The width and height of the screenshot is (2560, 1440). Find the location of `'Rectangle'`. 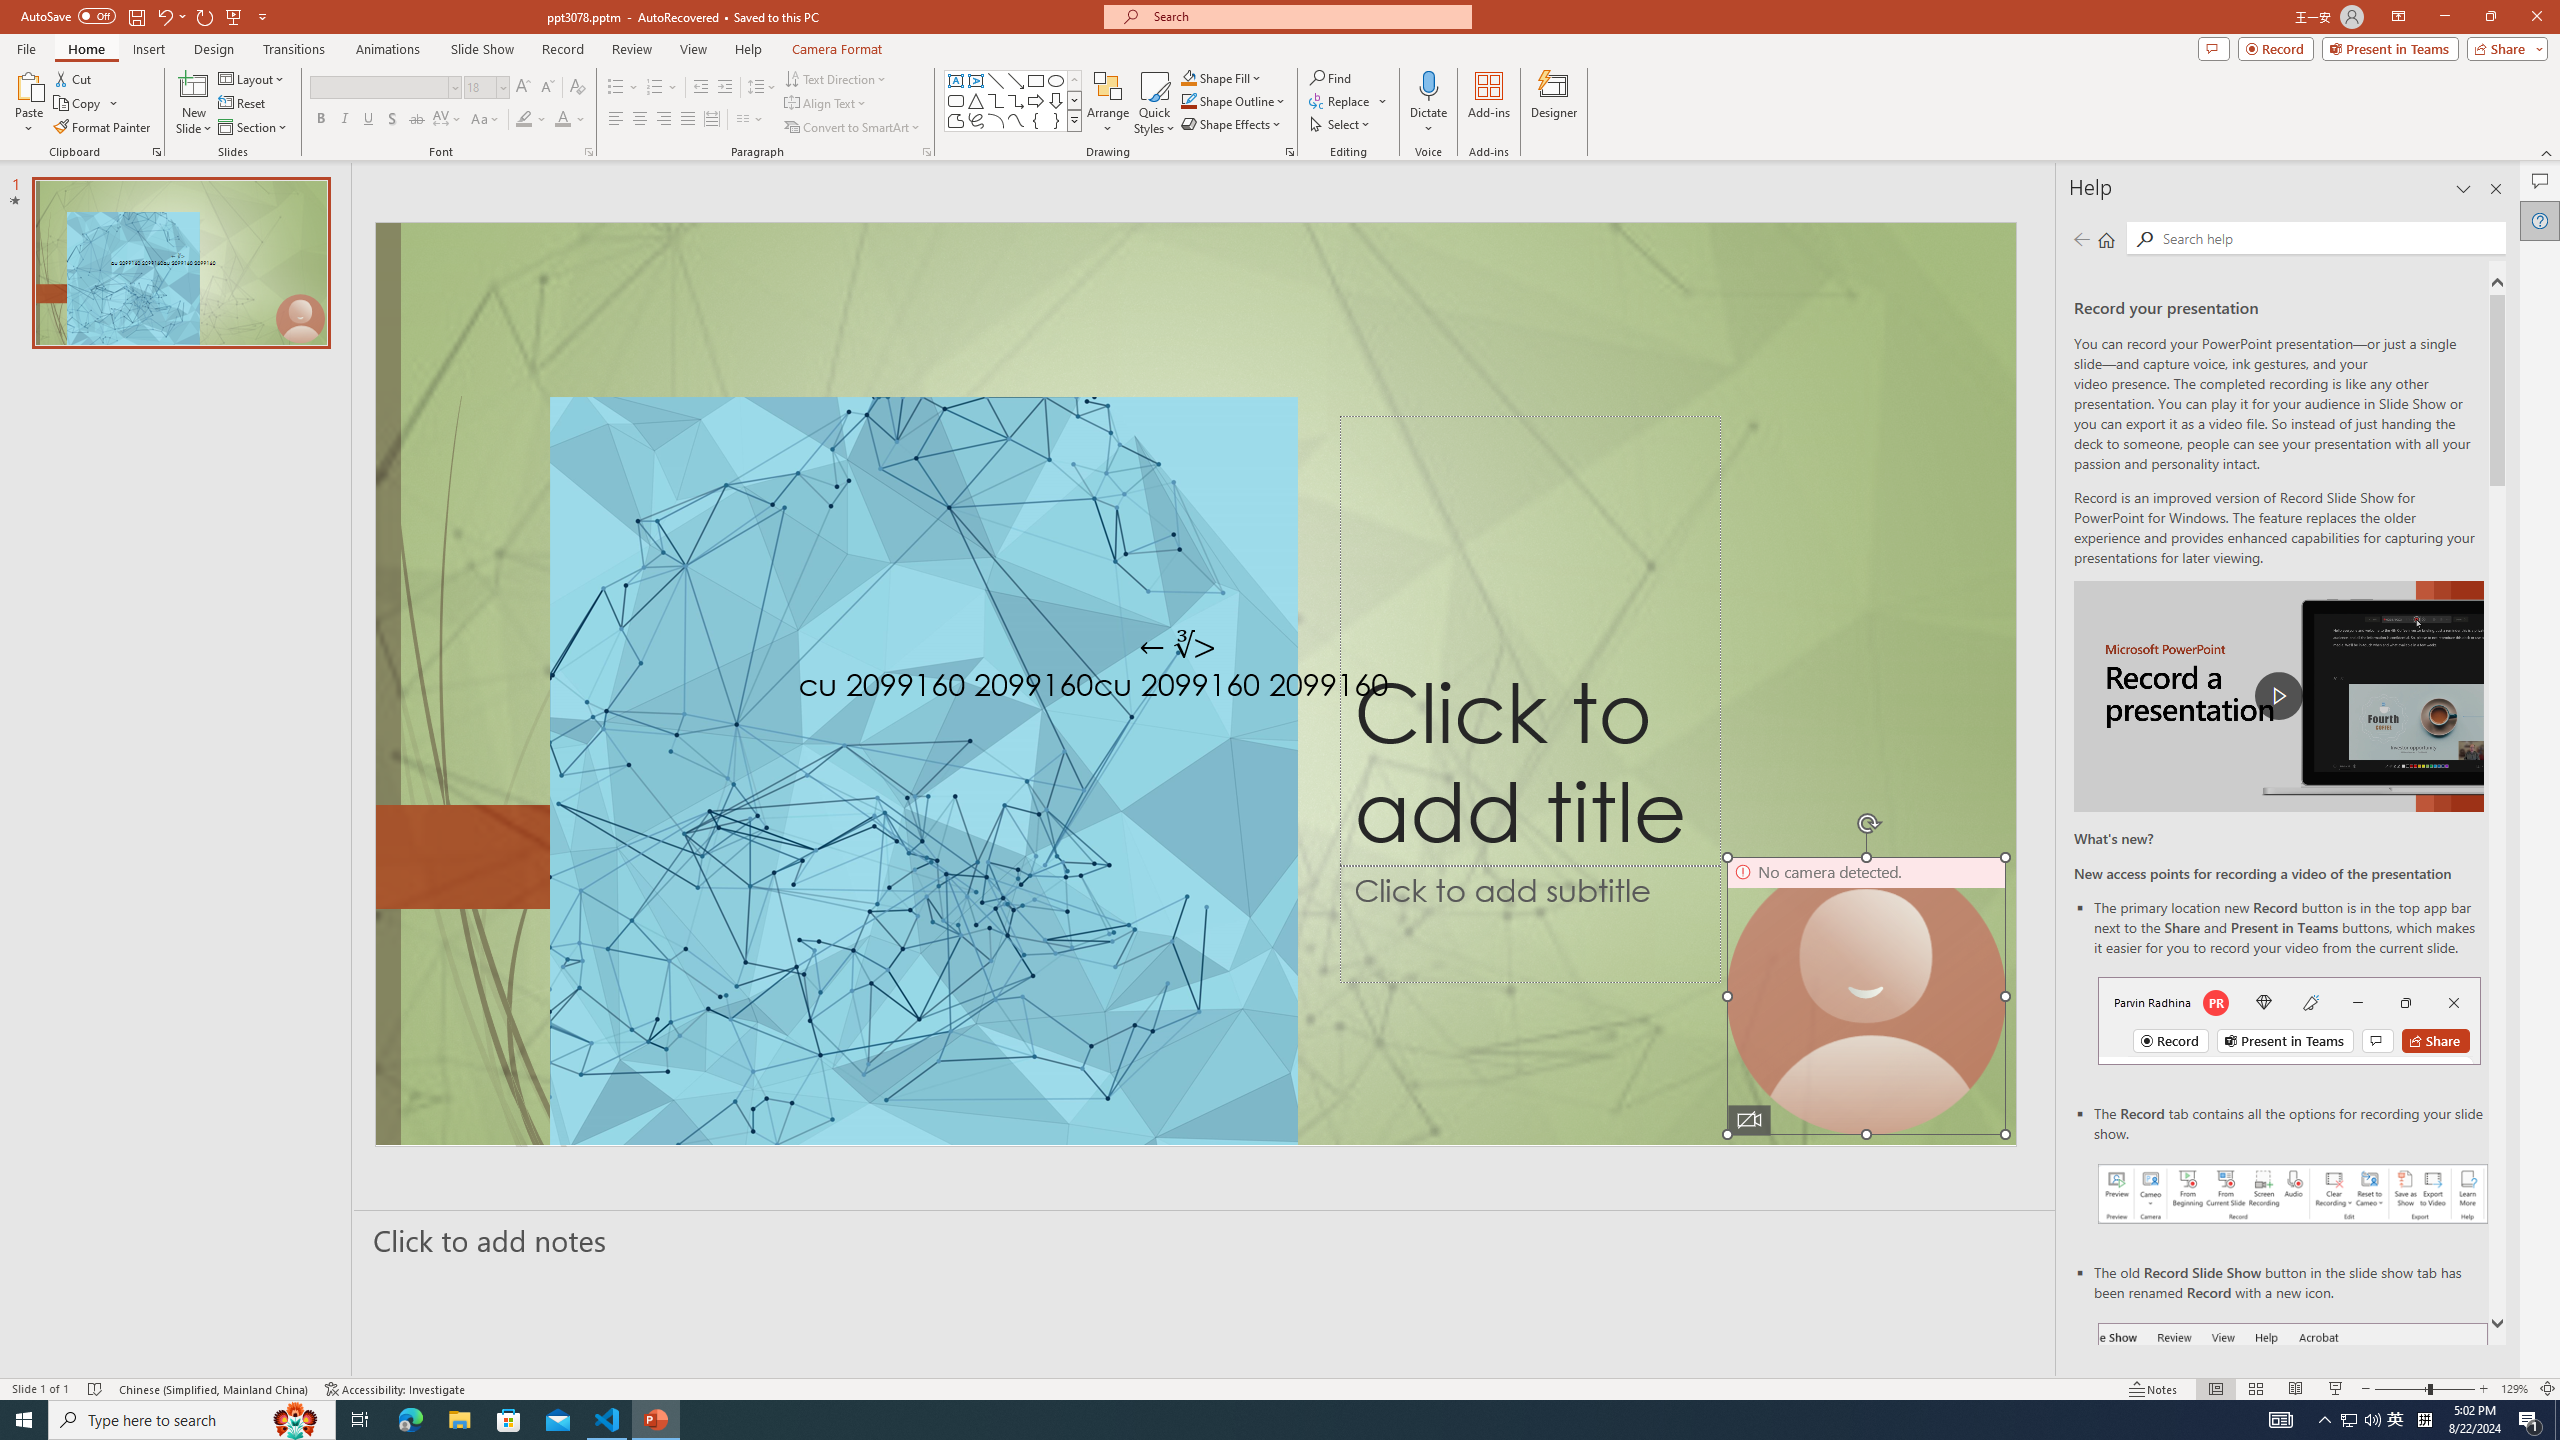

'Rectangle' is located at coordinates (1035, 80).